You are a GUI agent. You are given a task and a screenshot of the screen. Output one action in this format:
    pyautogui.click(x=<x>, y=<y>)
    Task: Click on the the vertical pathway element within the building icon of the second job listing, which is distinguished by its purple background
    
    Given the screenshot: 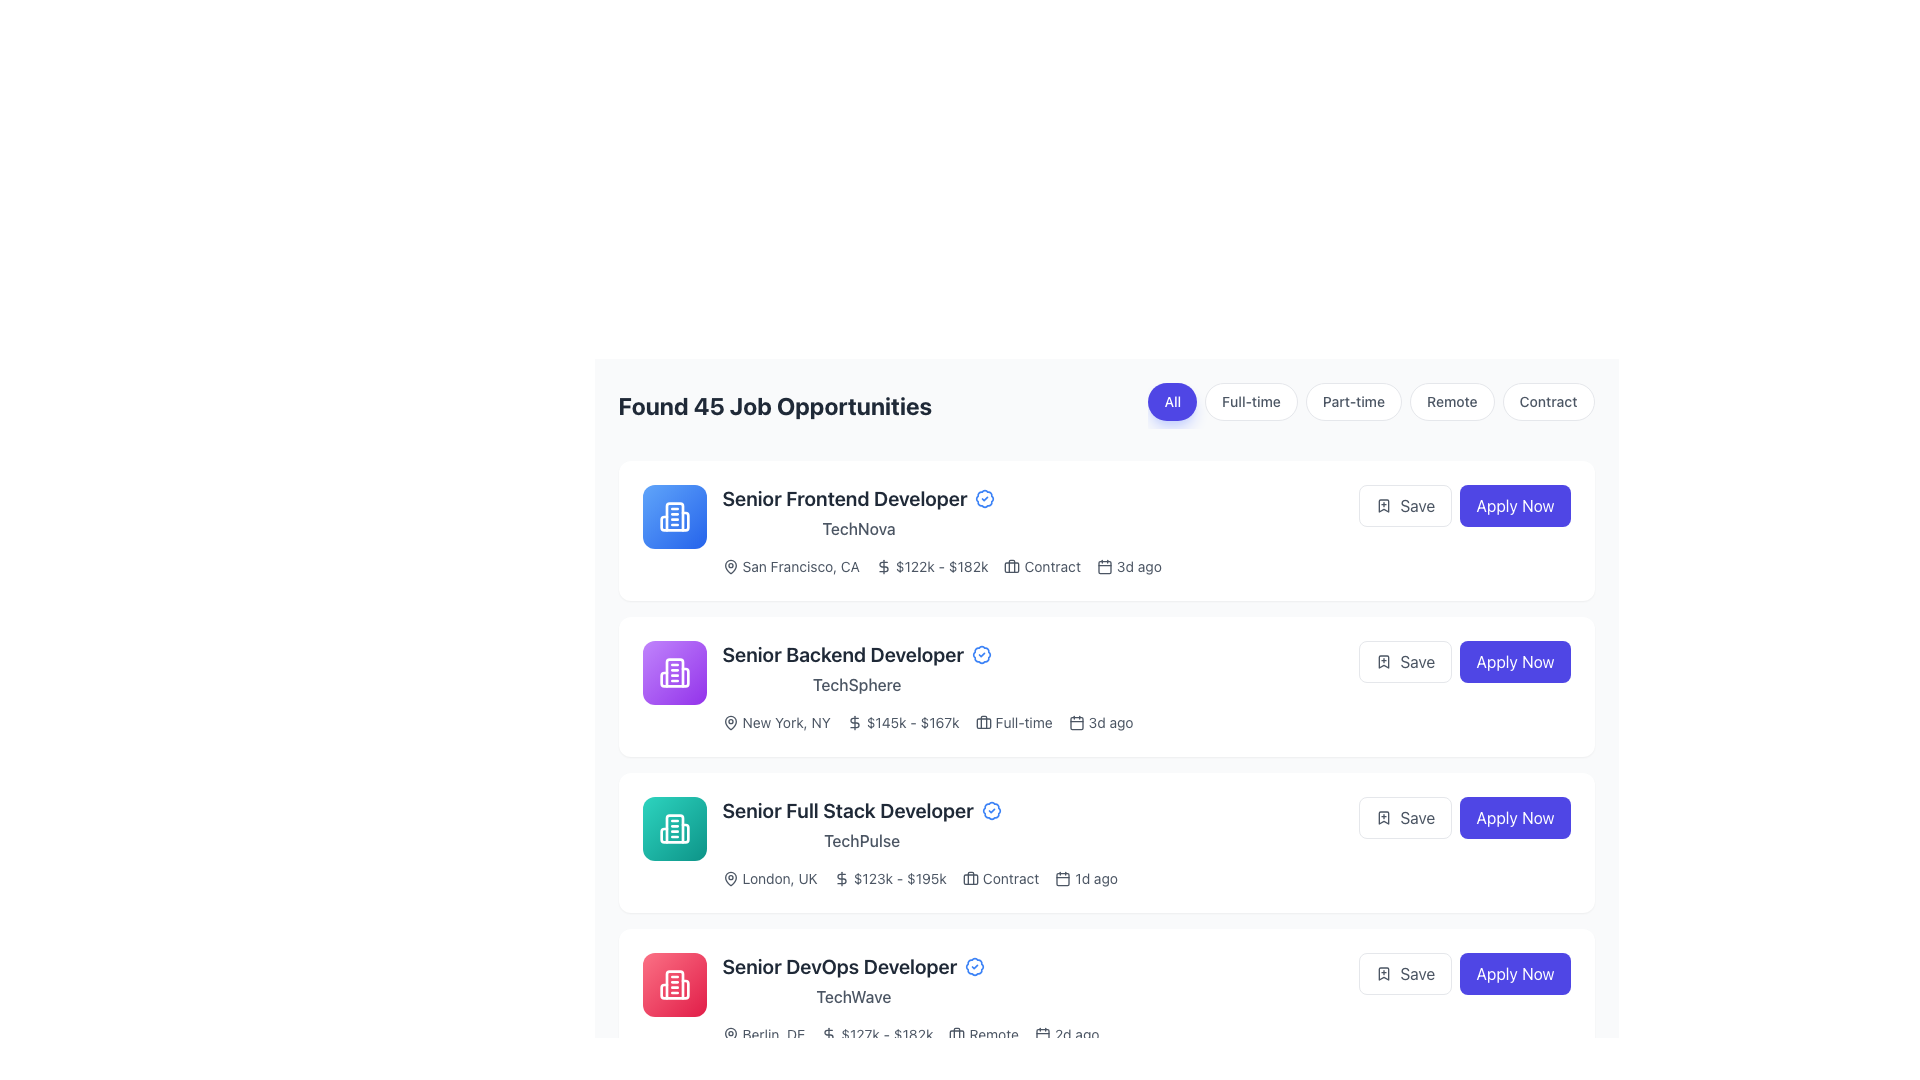 What is the action you would take?
    pyautogui.click(x=663, y=678)
    